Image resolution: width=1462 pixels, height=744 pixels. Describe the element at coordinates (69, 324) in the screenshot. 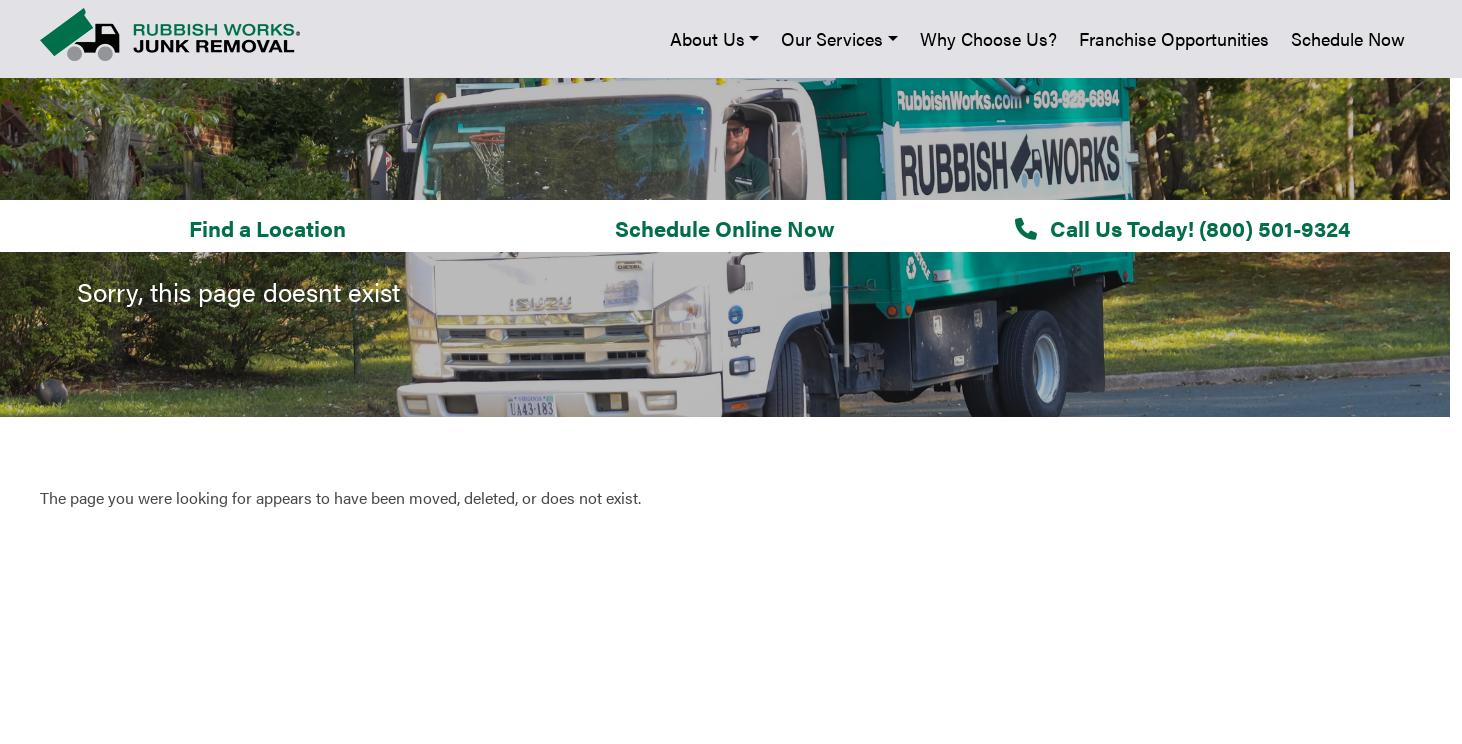

I see `'Our Services'` at that location.